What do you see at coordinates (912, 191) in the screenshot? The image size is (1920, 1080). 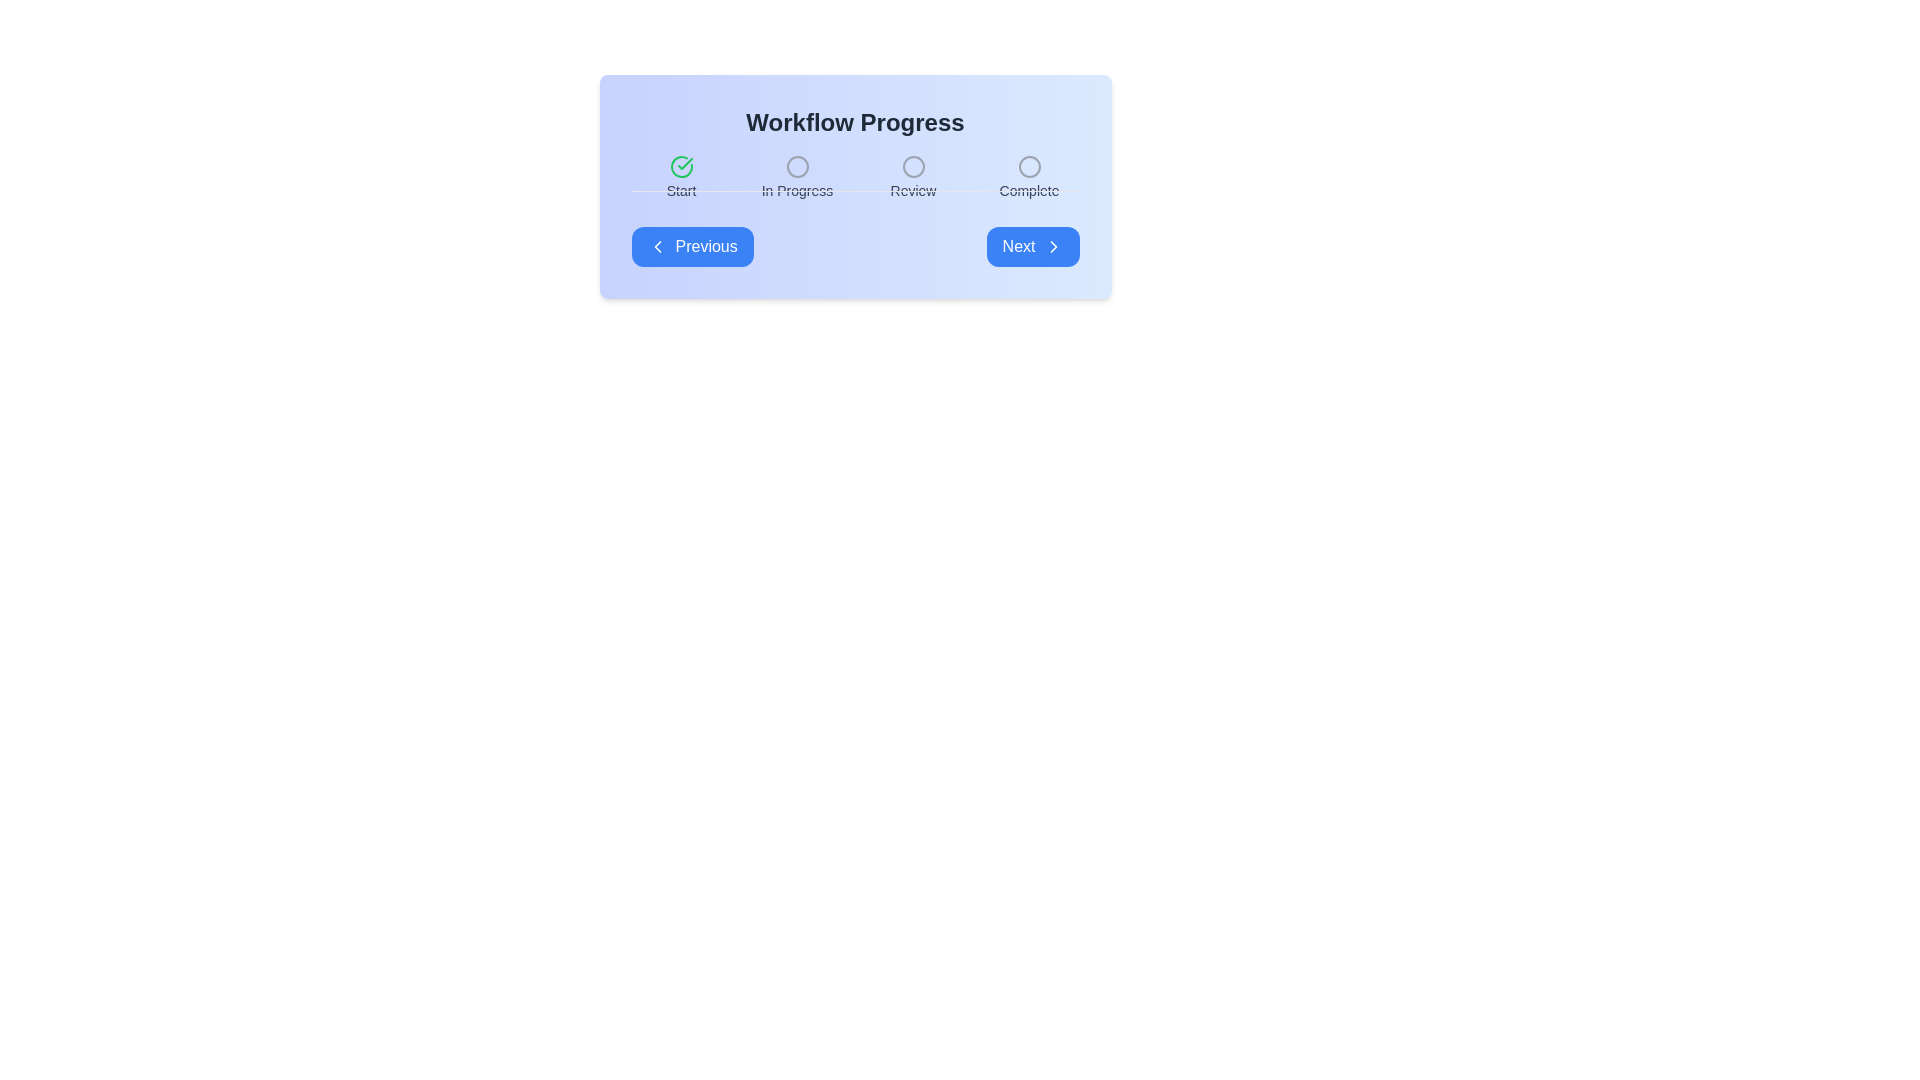 I see `the 'Review' text label, which is the third in a sequence of milestone indicators, positioned beneath an inactive circular icon` at bounding box center [912, 191].